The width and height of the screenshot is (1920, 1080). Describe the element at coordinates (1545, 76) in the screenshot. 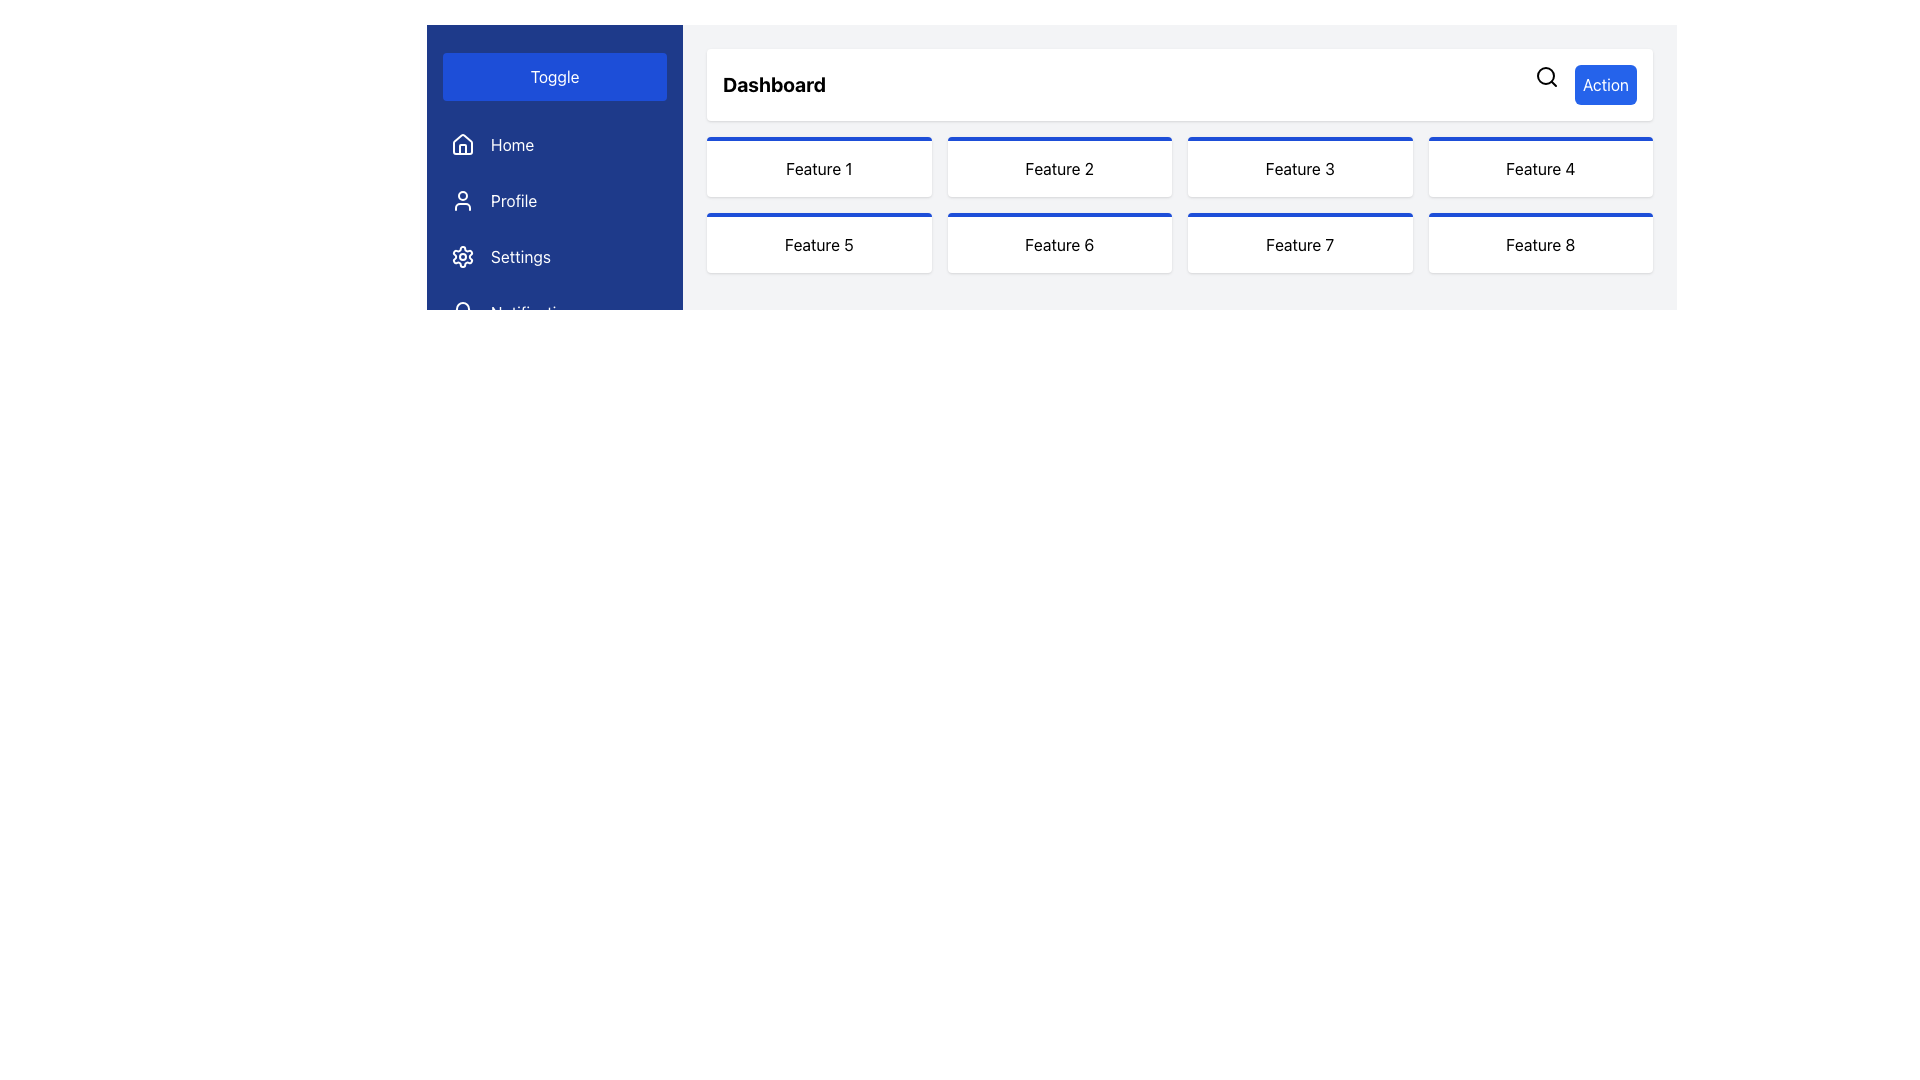

I see `the search button located at the top-right corner of the interface` at that location.